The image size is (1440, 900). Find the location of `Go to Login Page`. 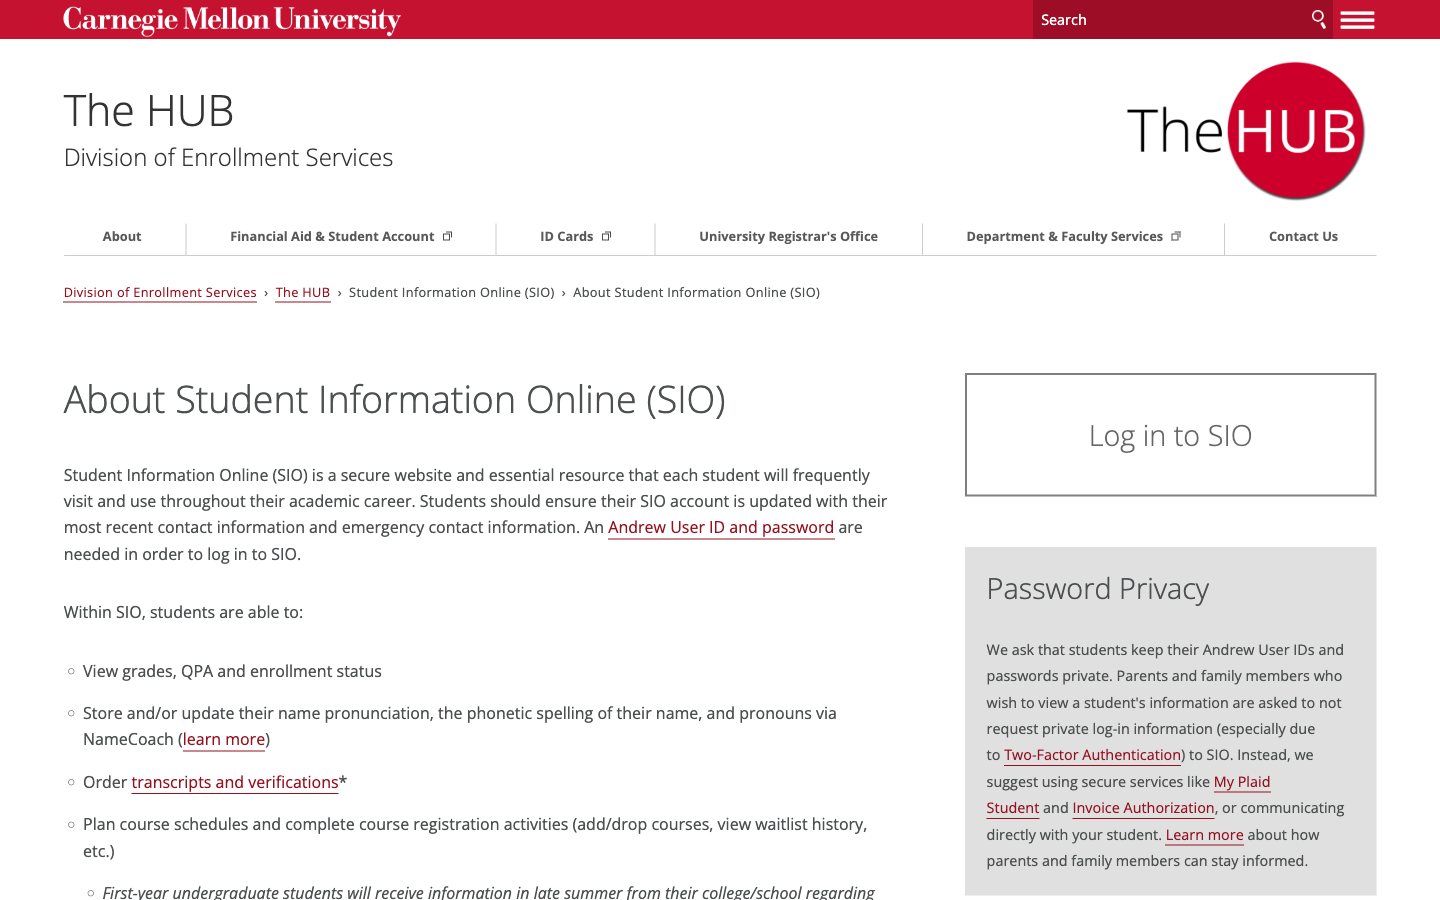

Go to Login Page is located at coordinates (1134, 434).